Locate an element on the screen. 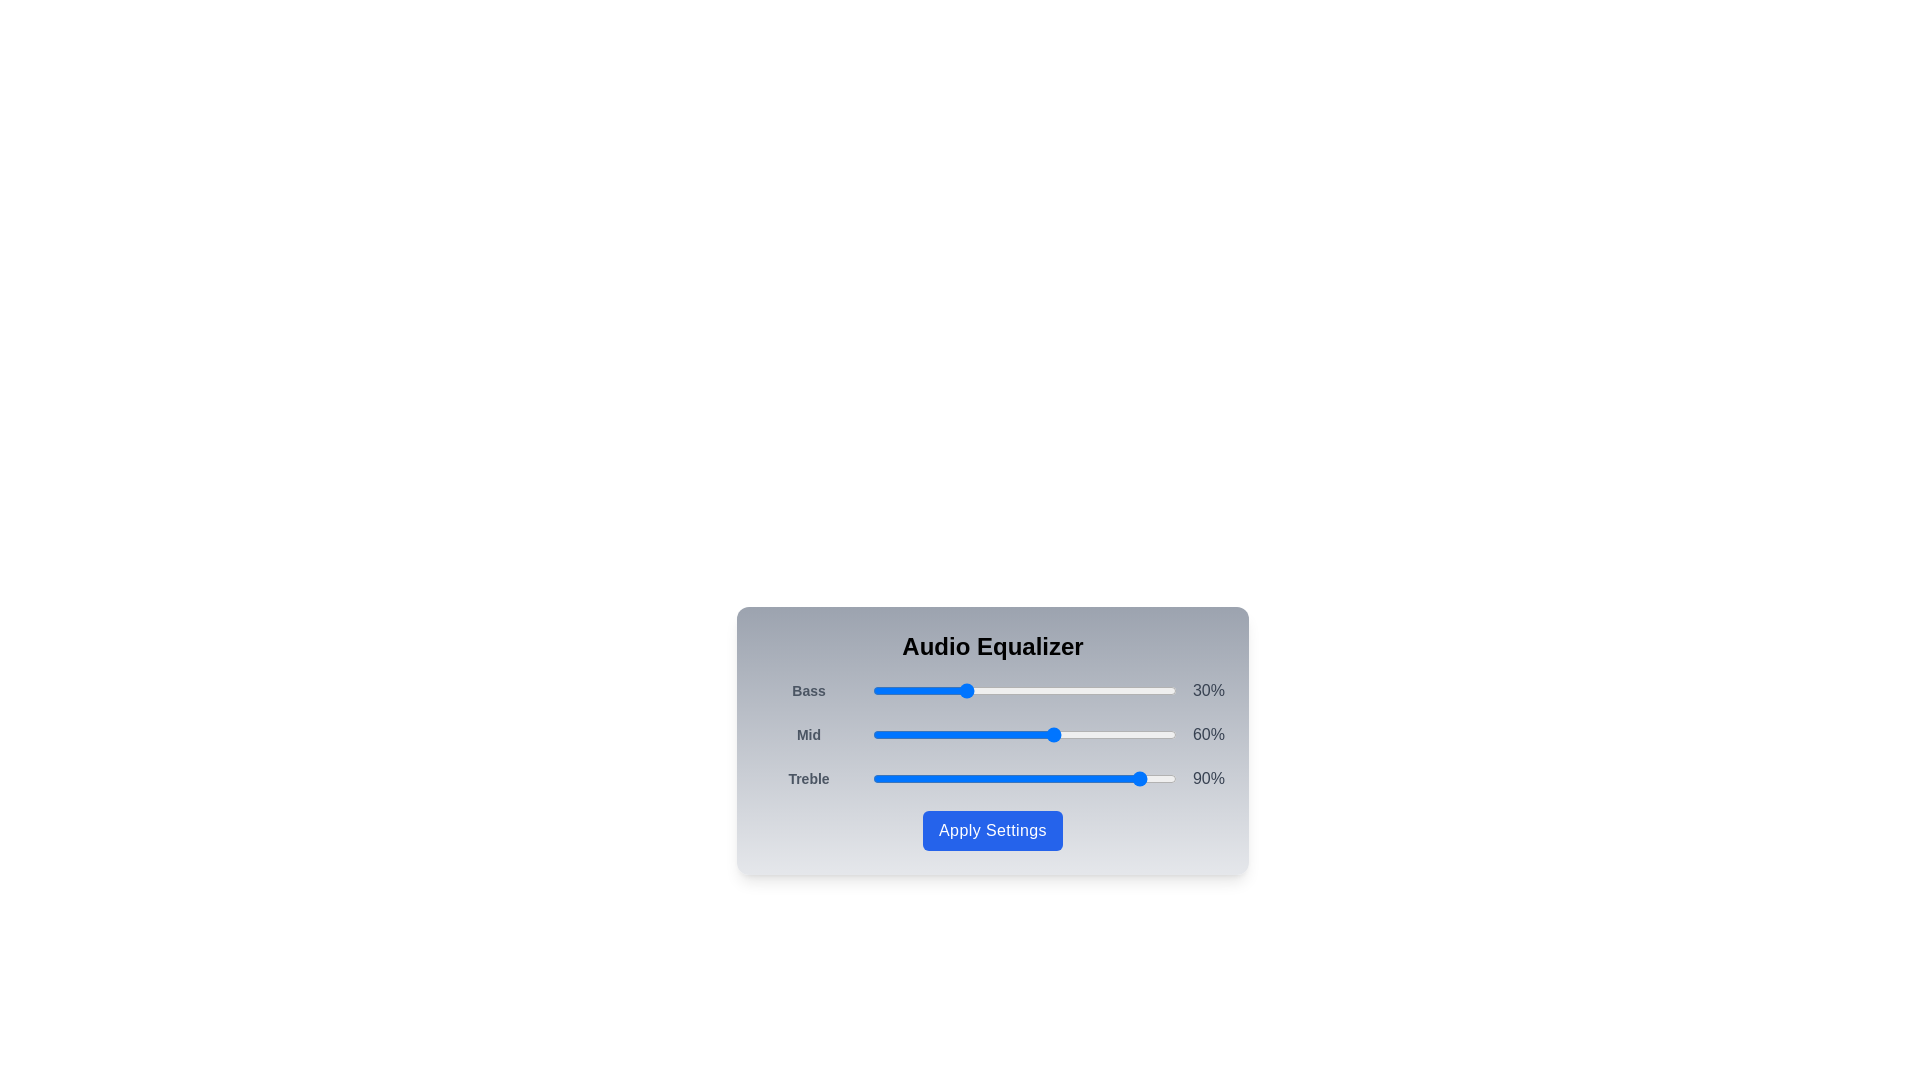  the 1 slider to 61% is located at coordinates (1057, 735).